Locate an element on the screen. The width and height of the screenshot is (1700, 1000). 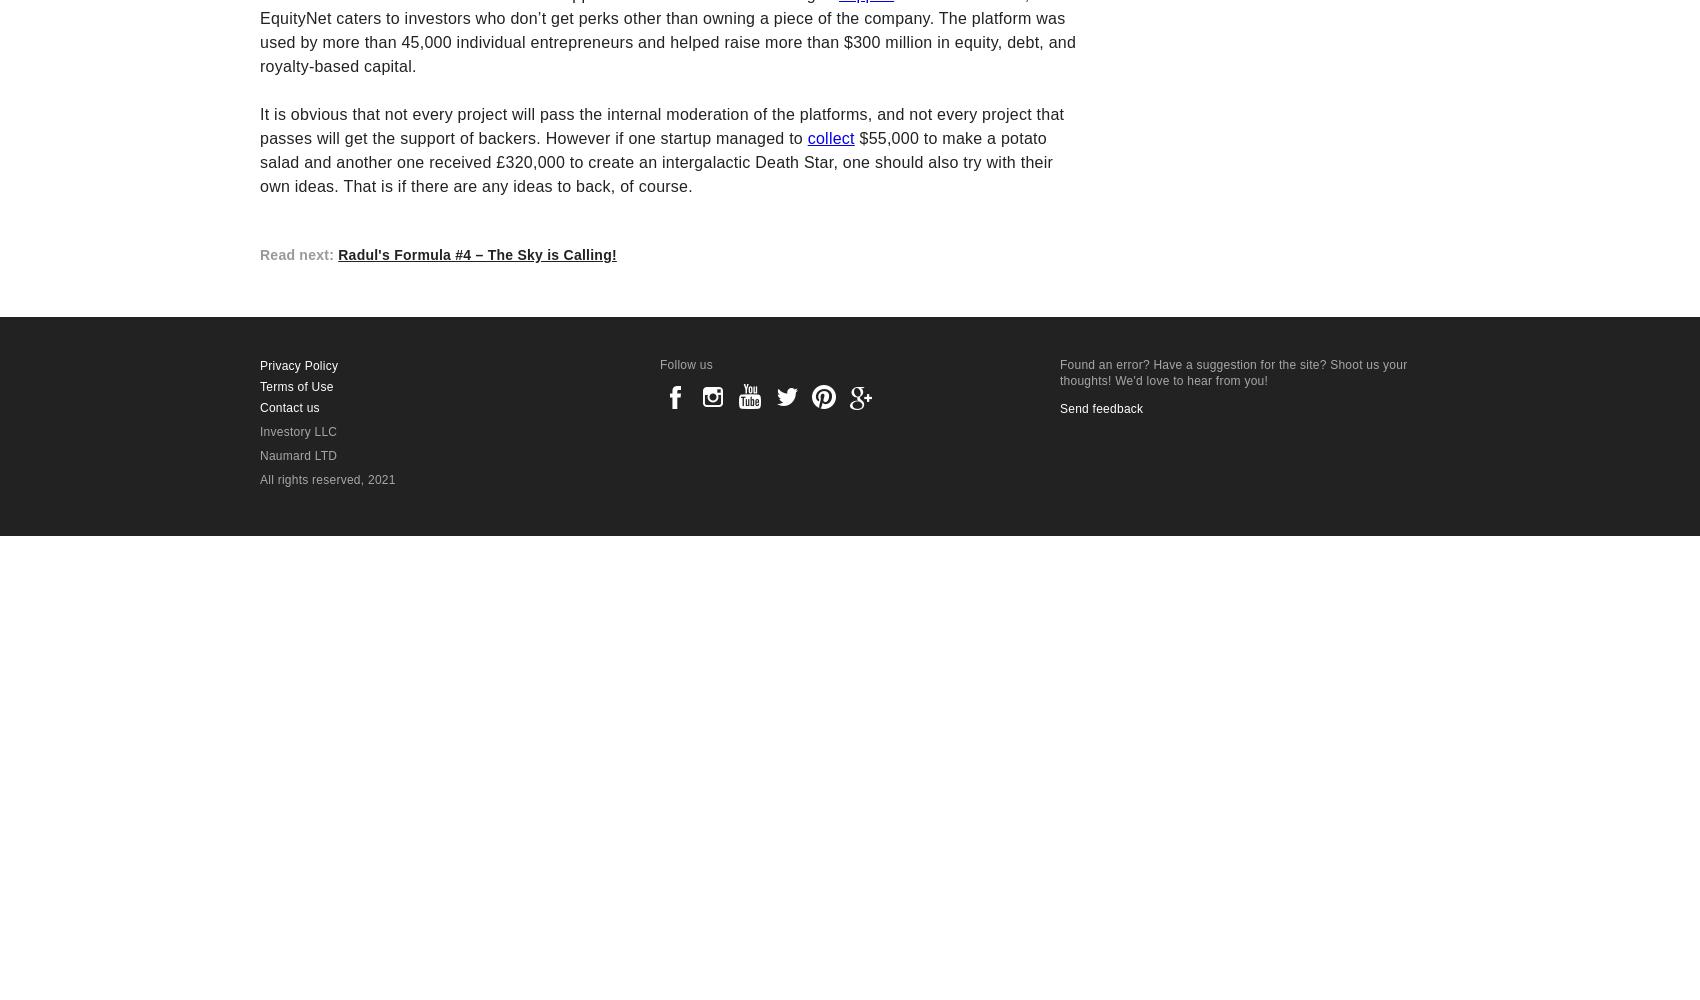
'Found an error? Have a suggestion for the site? Shoot us your thoughts! We'd love to hear from you!' is located at coordinates (1232, 371).